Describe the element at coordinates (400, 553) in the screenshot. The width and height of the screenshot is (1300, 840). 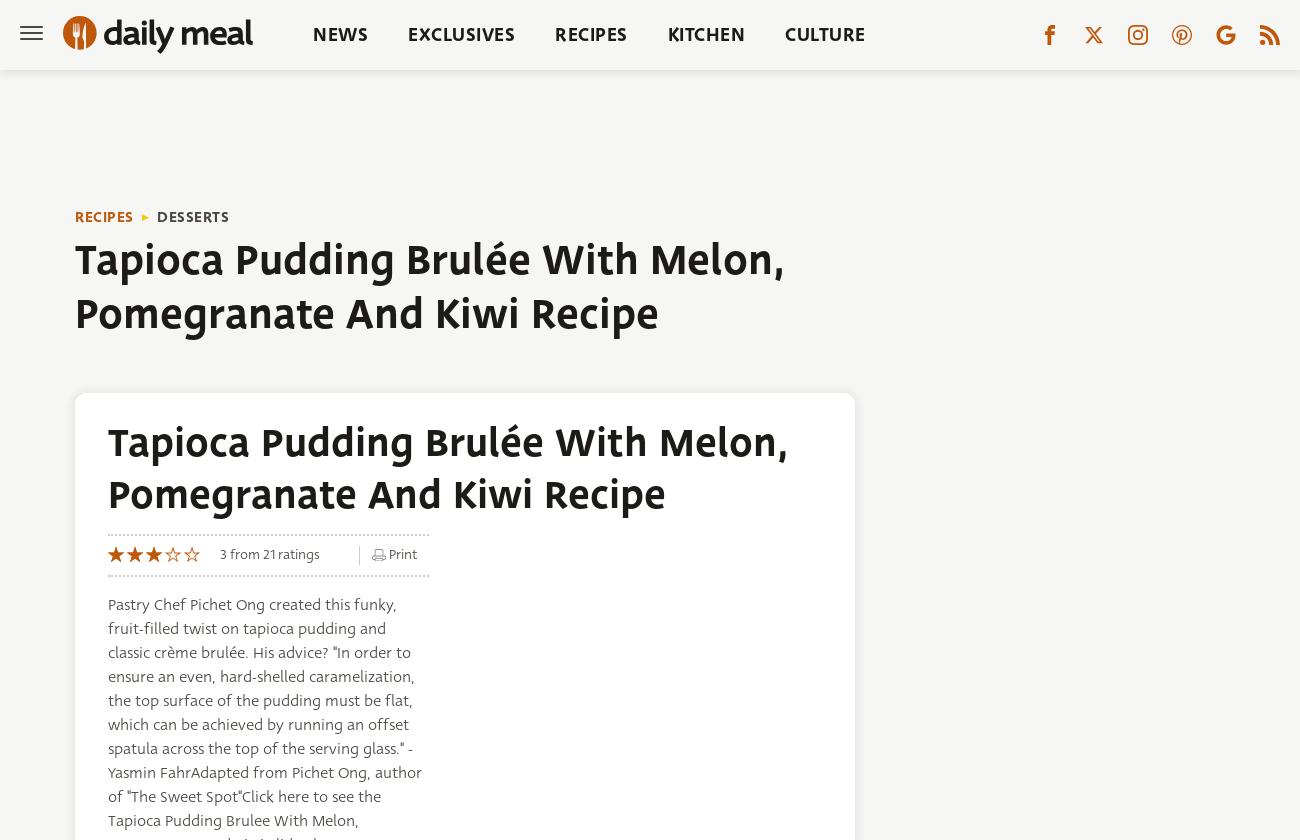
I see `'Print'` at that location.